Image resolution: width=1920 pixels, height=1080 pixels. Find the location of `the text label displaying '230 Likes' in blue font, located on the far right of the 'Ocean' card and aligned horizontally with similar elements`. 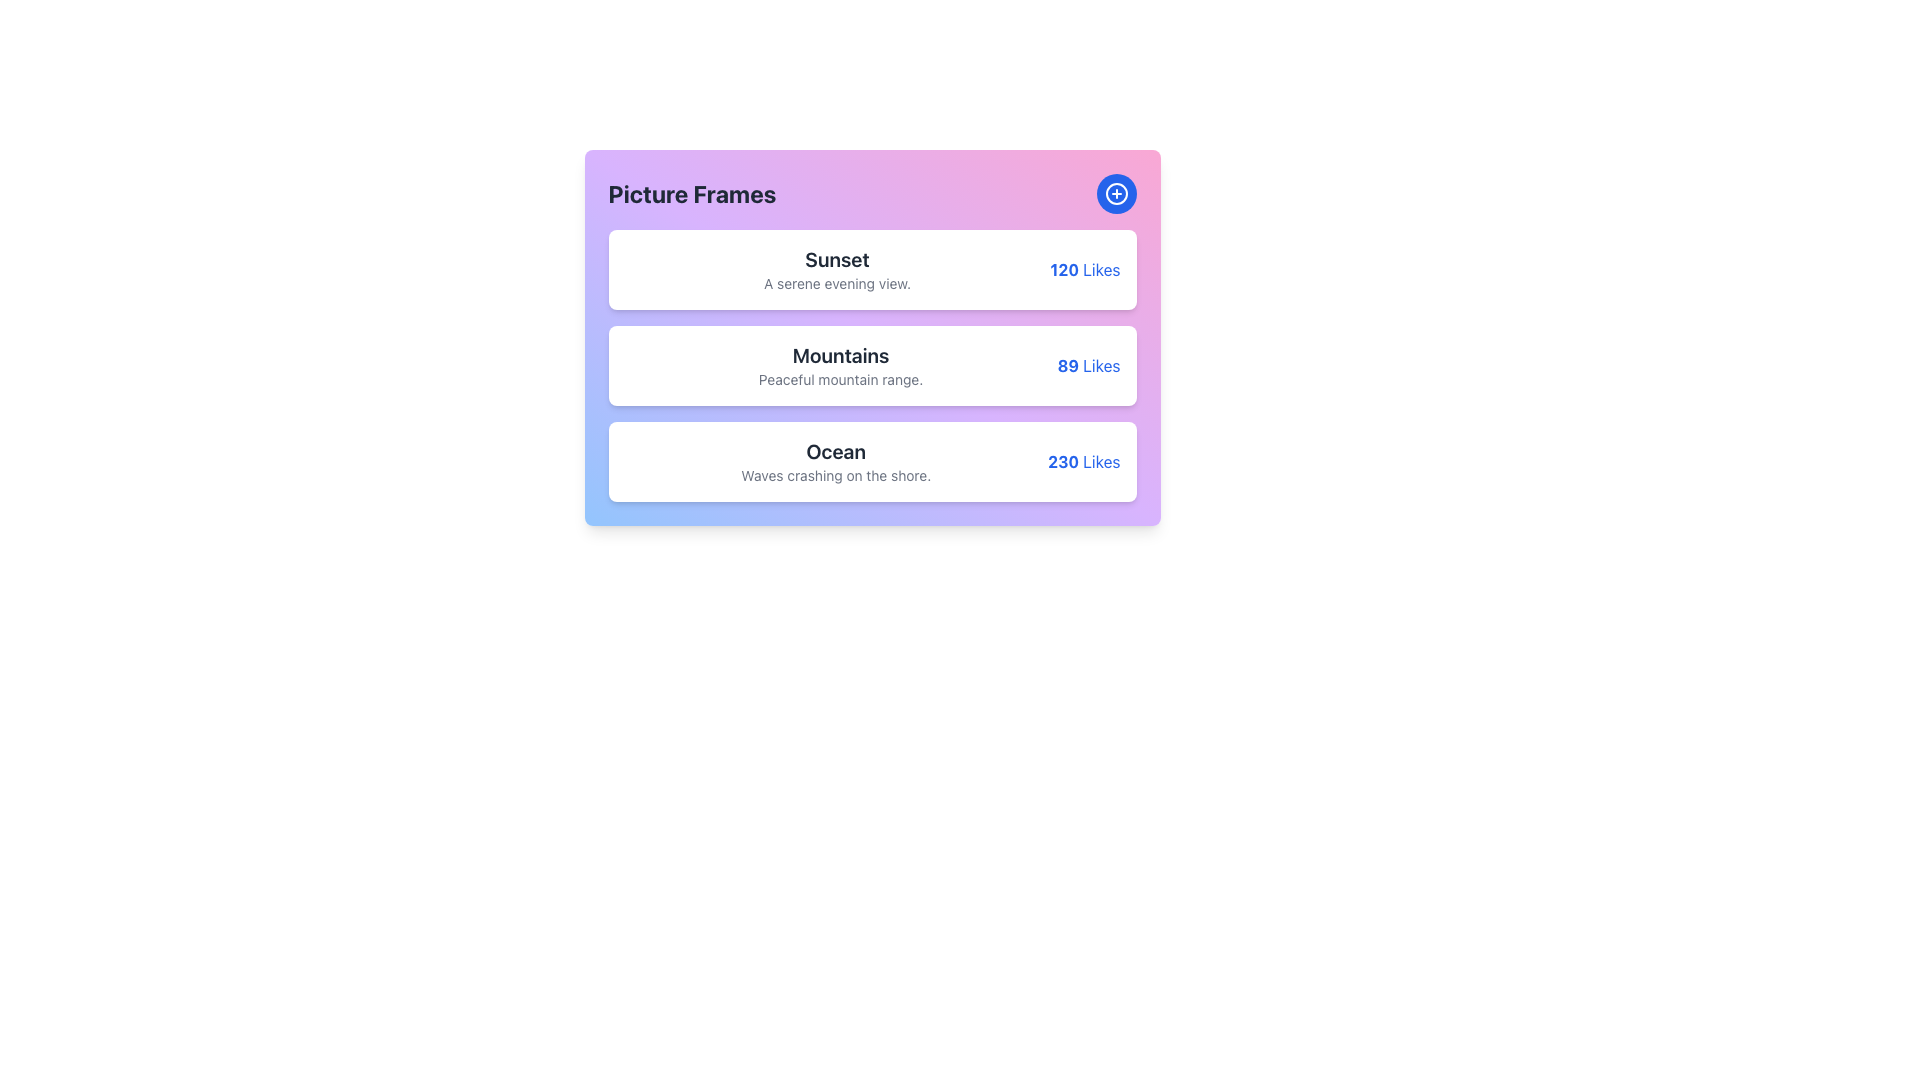

the text label displaying '230 Likes' in blue font, located on the far right of the 'Ocean' card and aligned horizontally with similar elements is located at coordinates (1083, 462).